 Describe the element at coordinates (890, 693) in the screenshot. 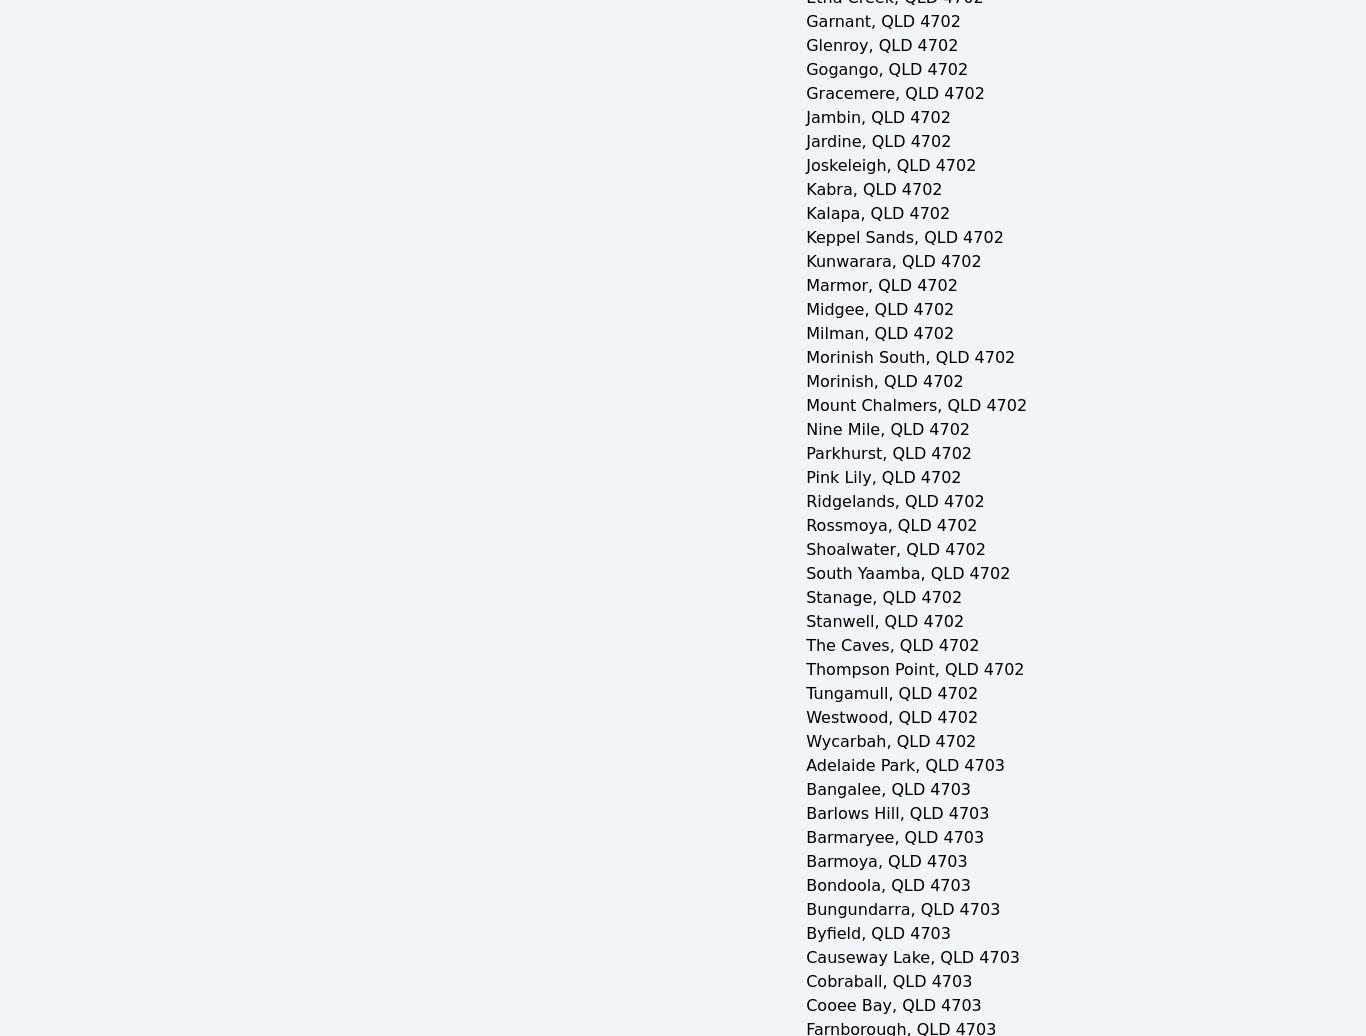

I see `'Tungamull, QLD 4702'` at that location.